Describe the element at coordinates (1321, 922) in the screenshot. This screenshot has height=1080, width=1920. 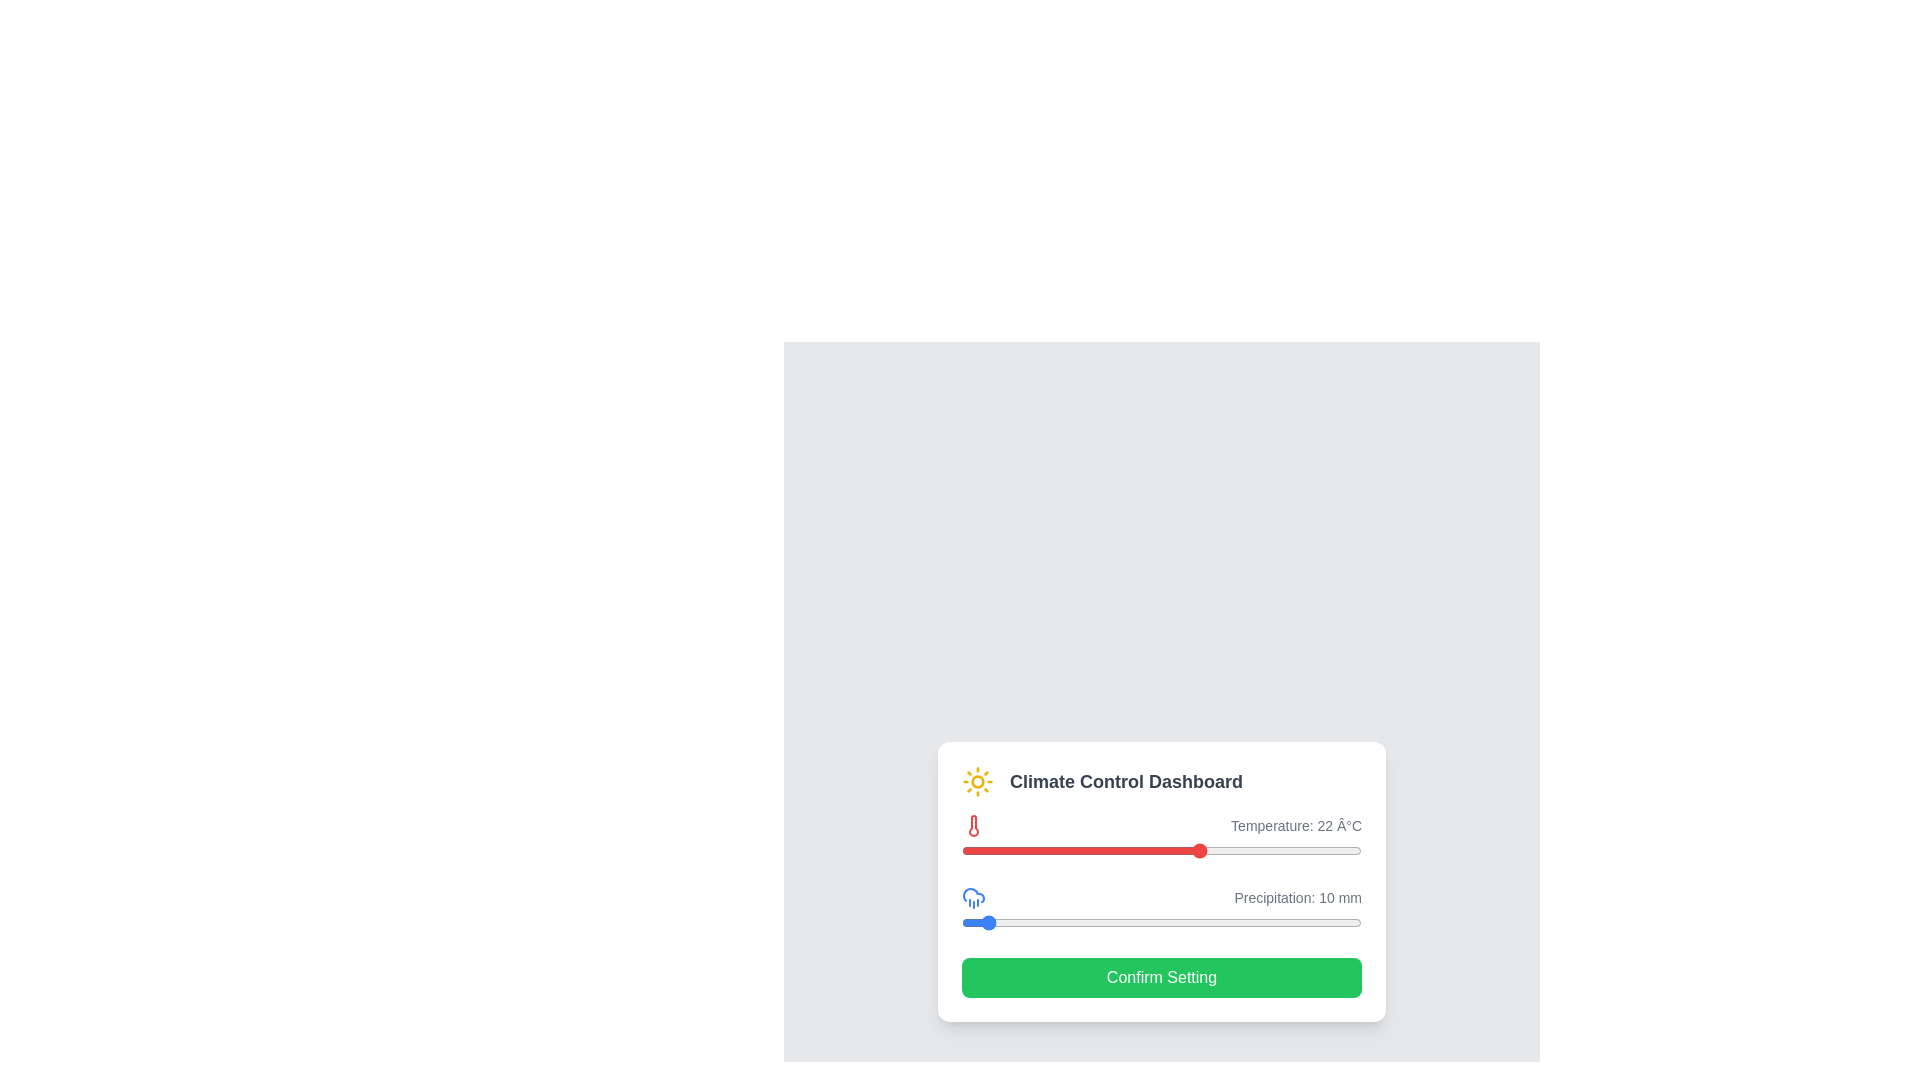
I see `the precipitation slider to 180 mm` at that location.